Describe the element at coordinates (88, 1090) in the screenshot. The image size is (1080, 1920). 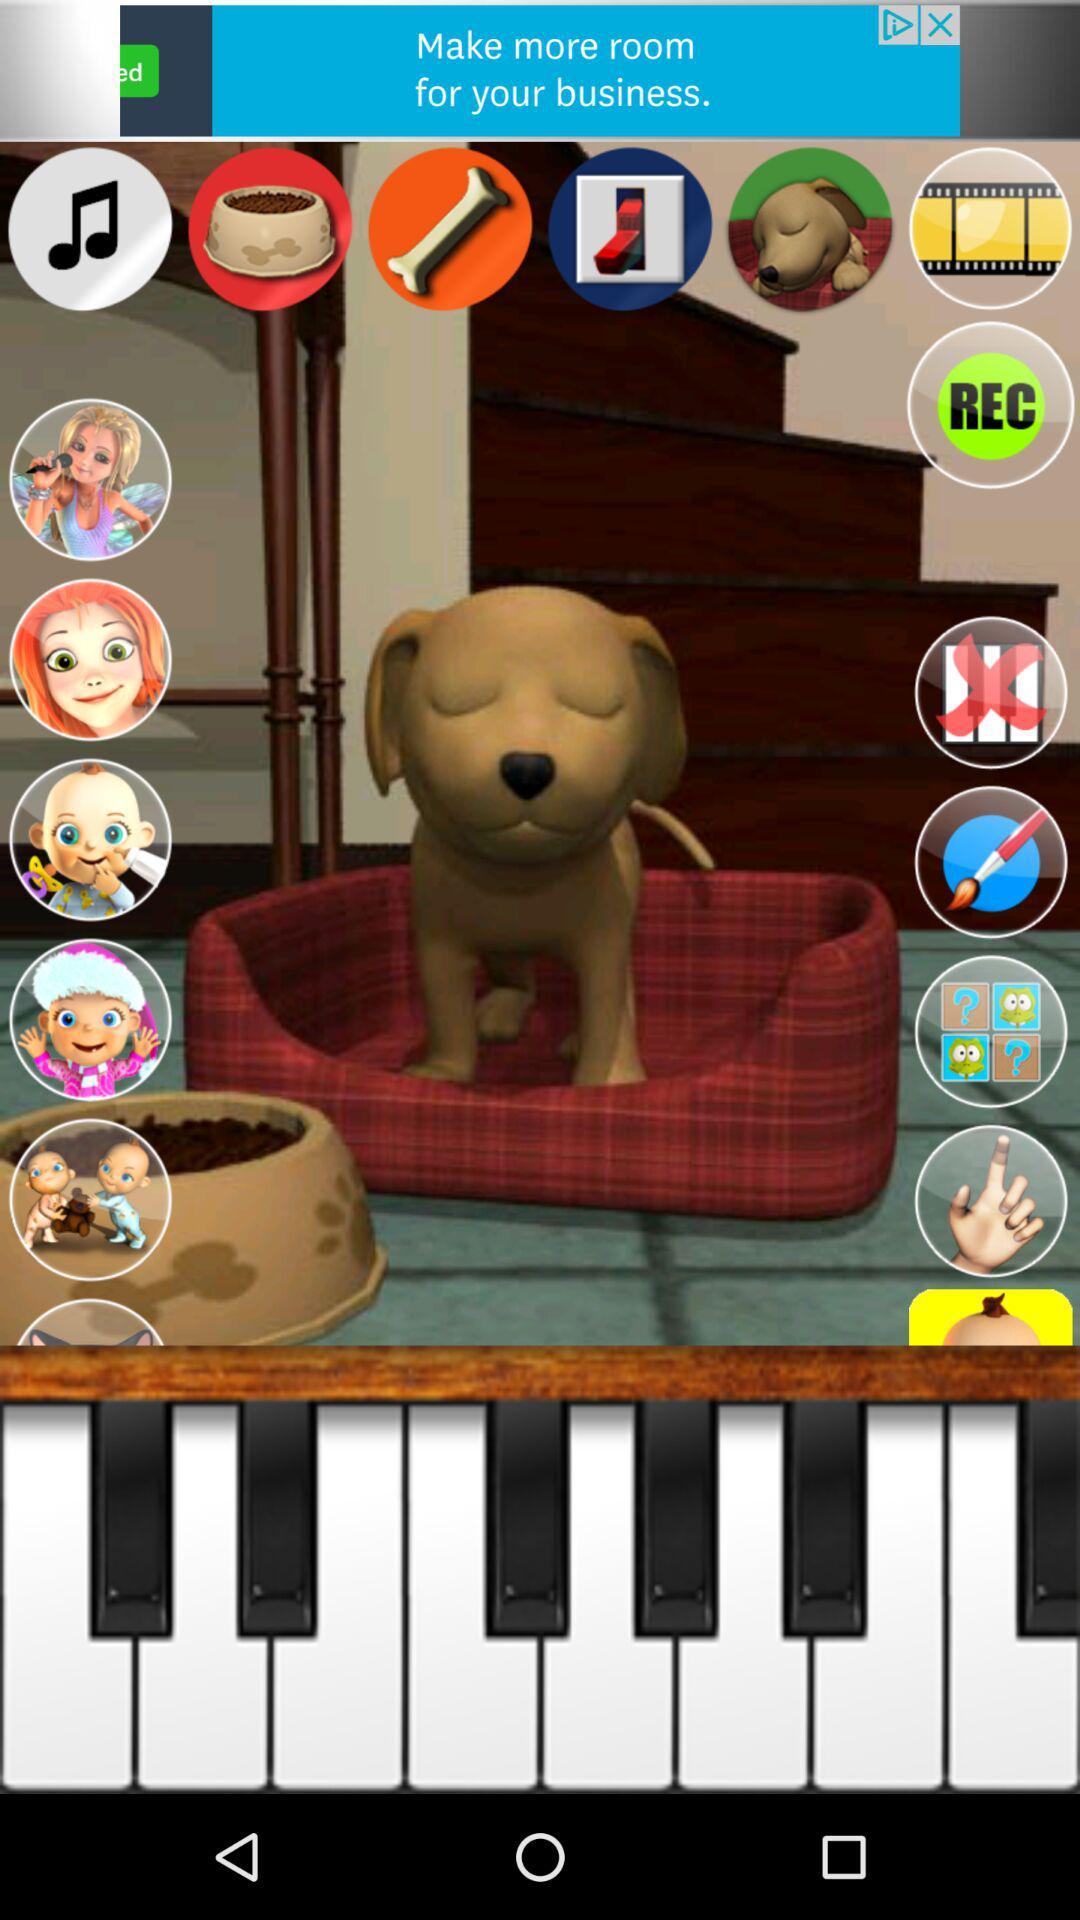
I see `the avatar icon` at that location.